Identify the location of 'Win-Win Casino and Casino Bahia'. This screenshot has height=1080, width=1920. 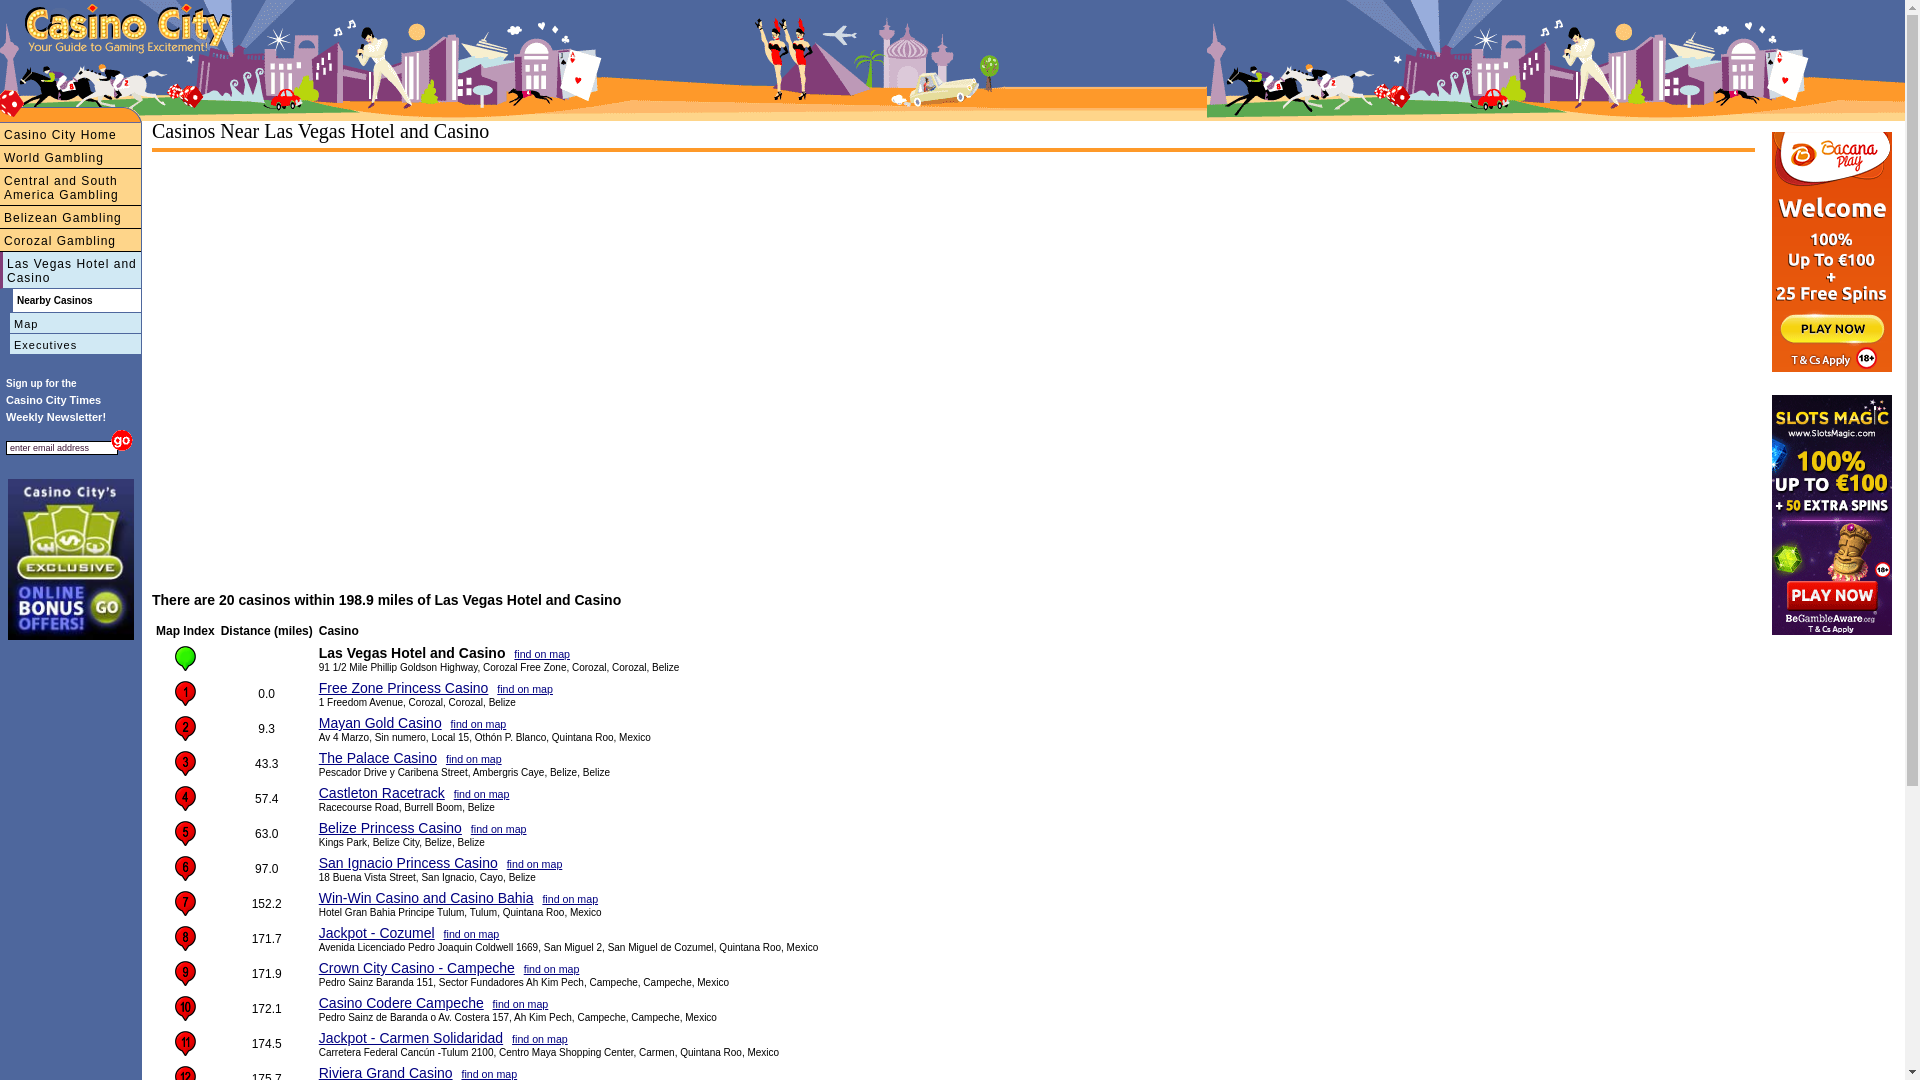
(317, 897).